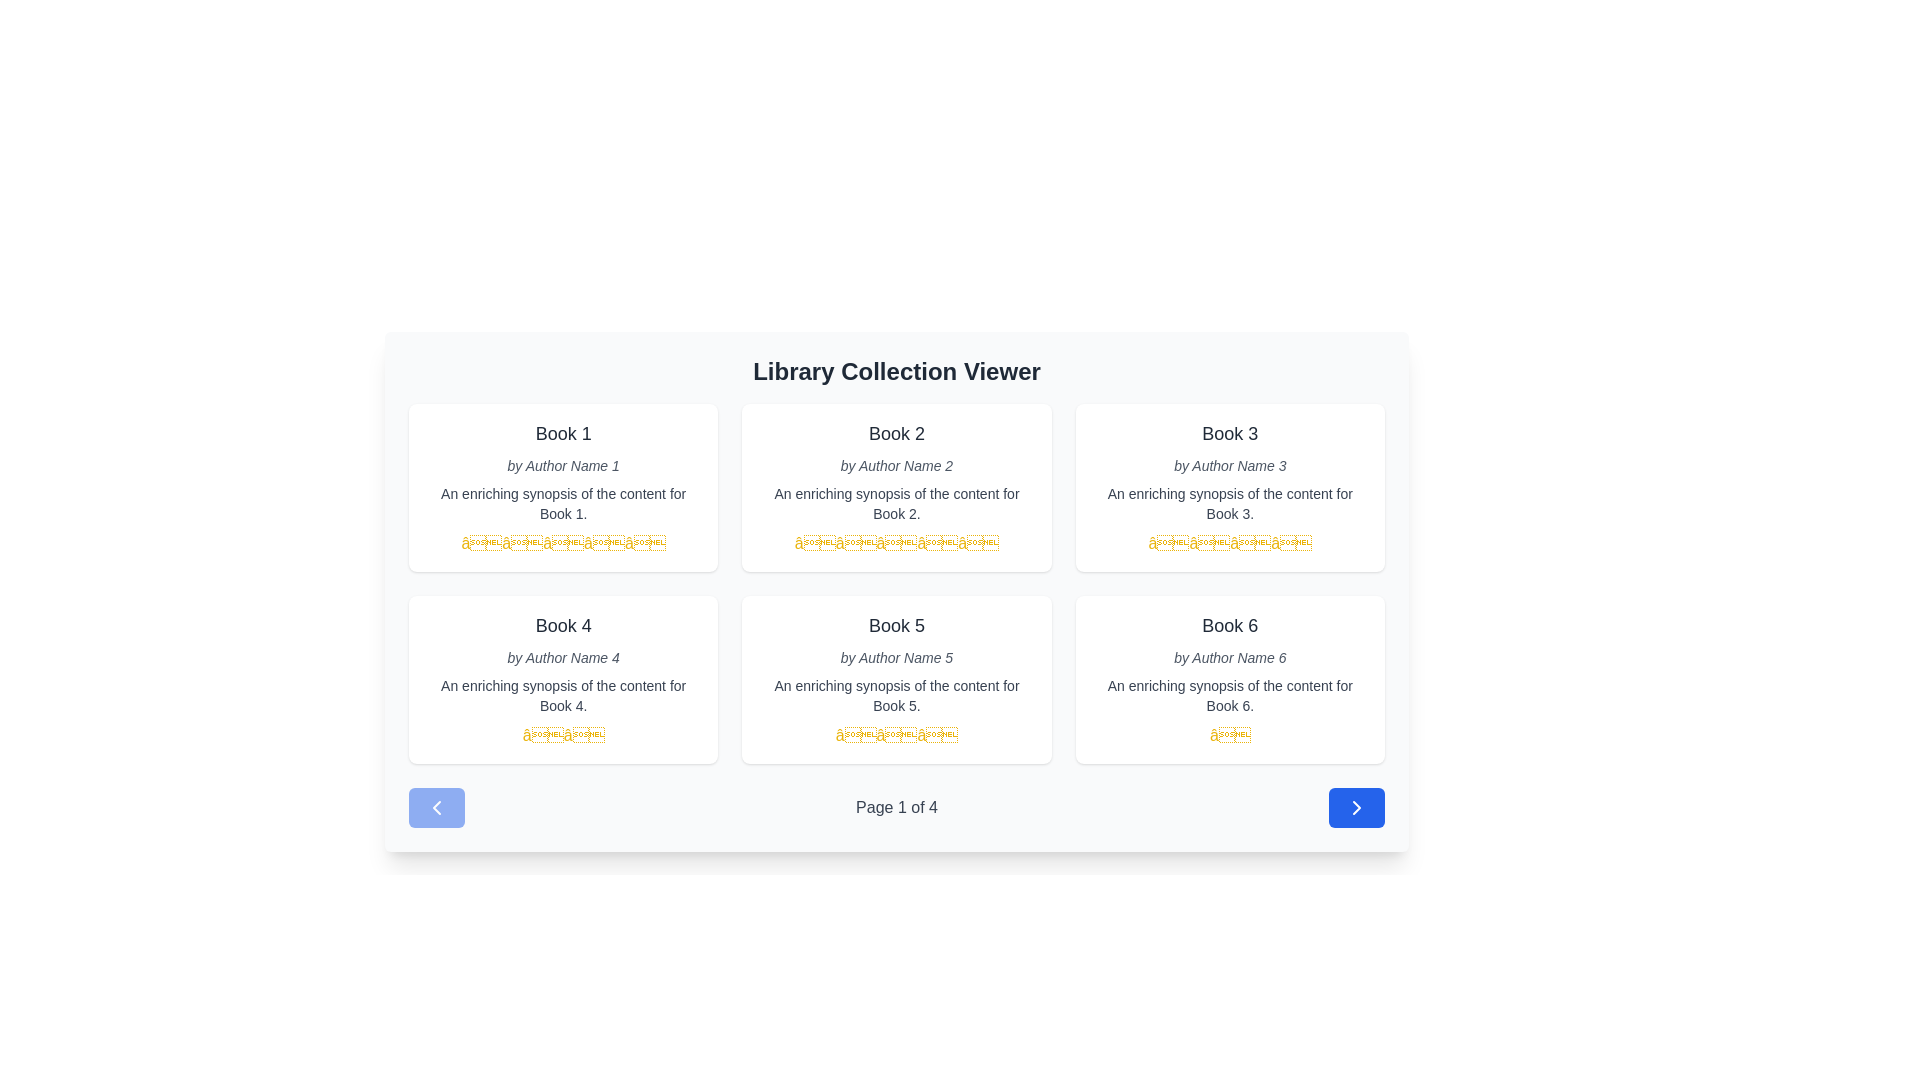 The width and height of the screenshot is (1920, 1080). Describe the element at coordinates (583, 735) in the screenshot. I see `the second yellow star icon in the rating system for 'Book 4'` at that location.